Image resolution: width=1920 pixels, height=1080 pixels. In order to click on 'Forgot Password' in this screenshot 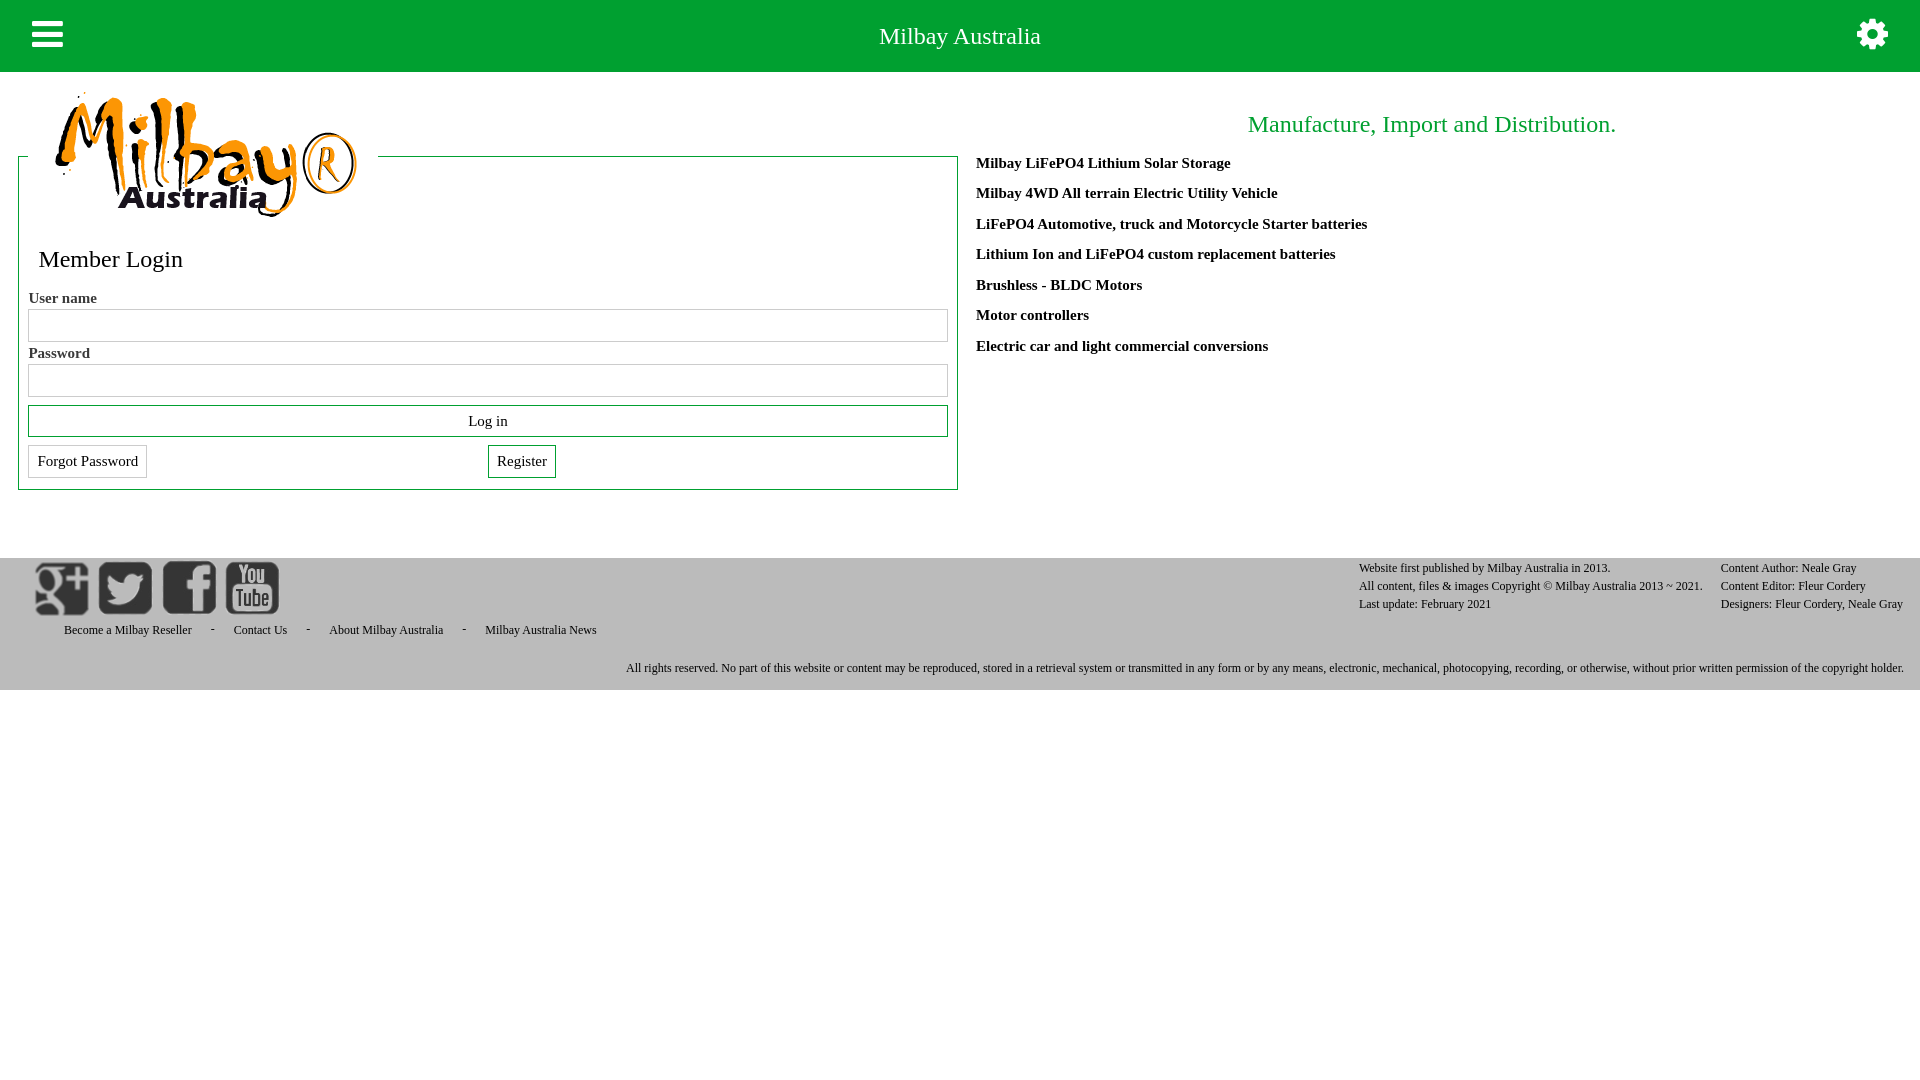, I will do `click(86, 461)`.